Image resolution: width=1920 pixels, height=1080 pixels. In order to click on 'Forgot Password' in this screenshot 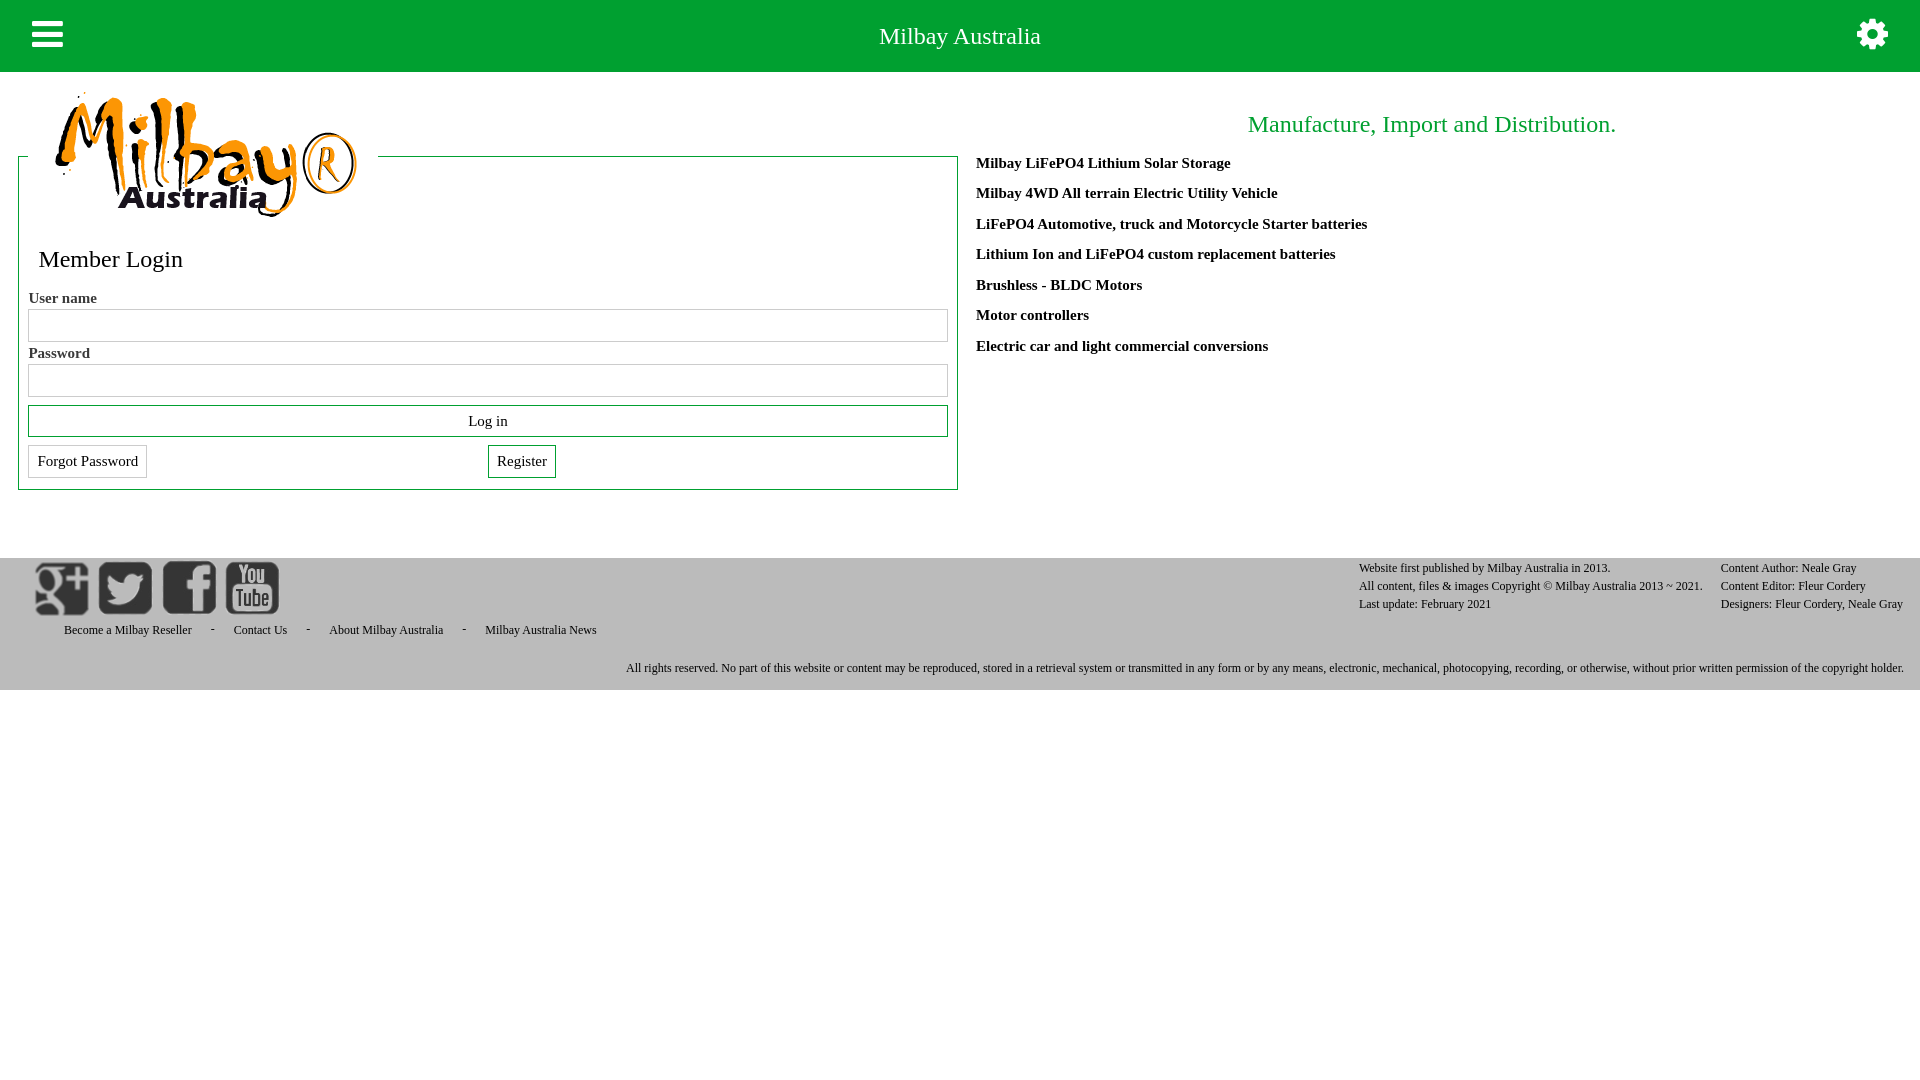, I will do `click(86, 461)`.